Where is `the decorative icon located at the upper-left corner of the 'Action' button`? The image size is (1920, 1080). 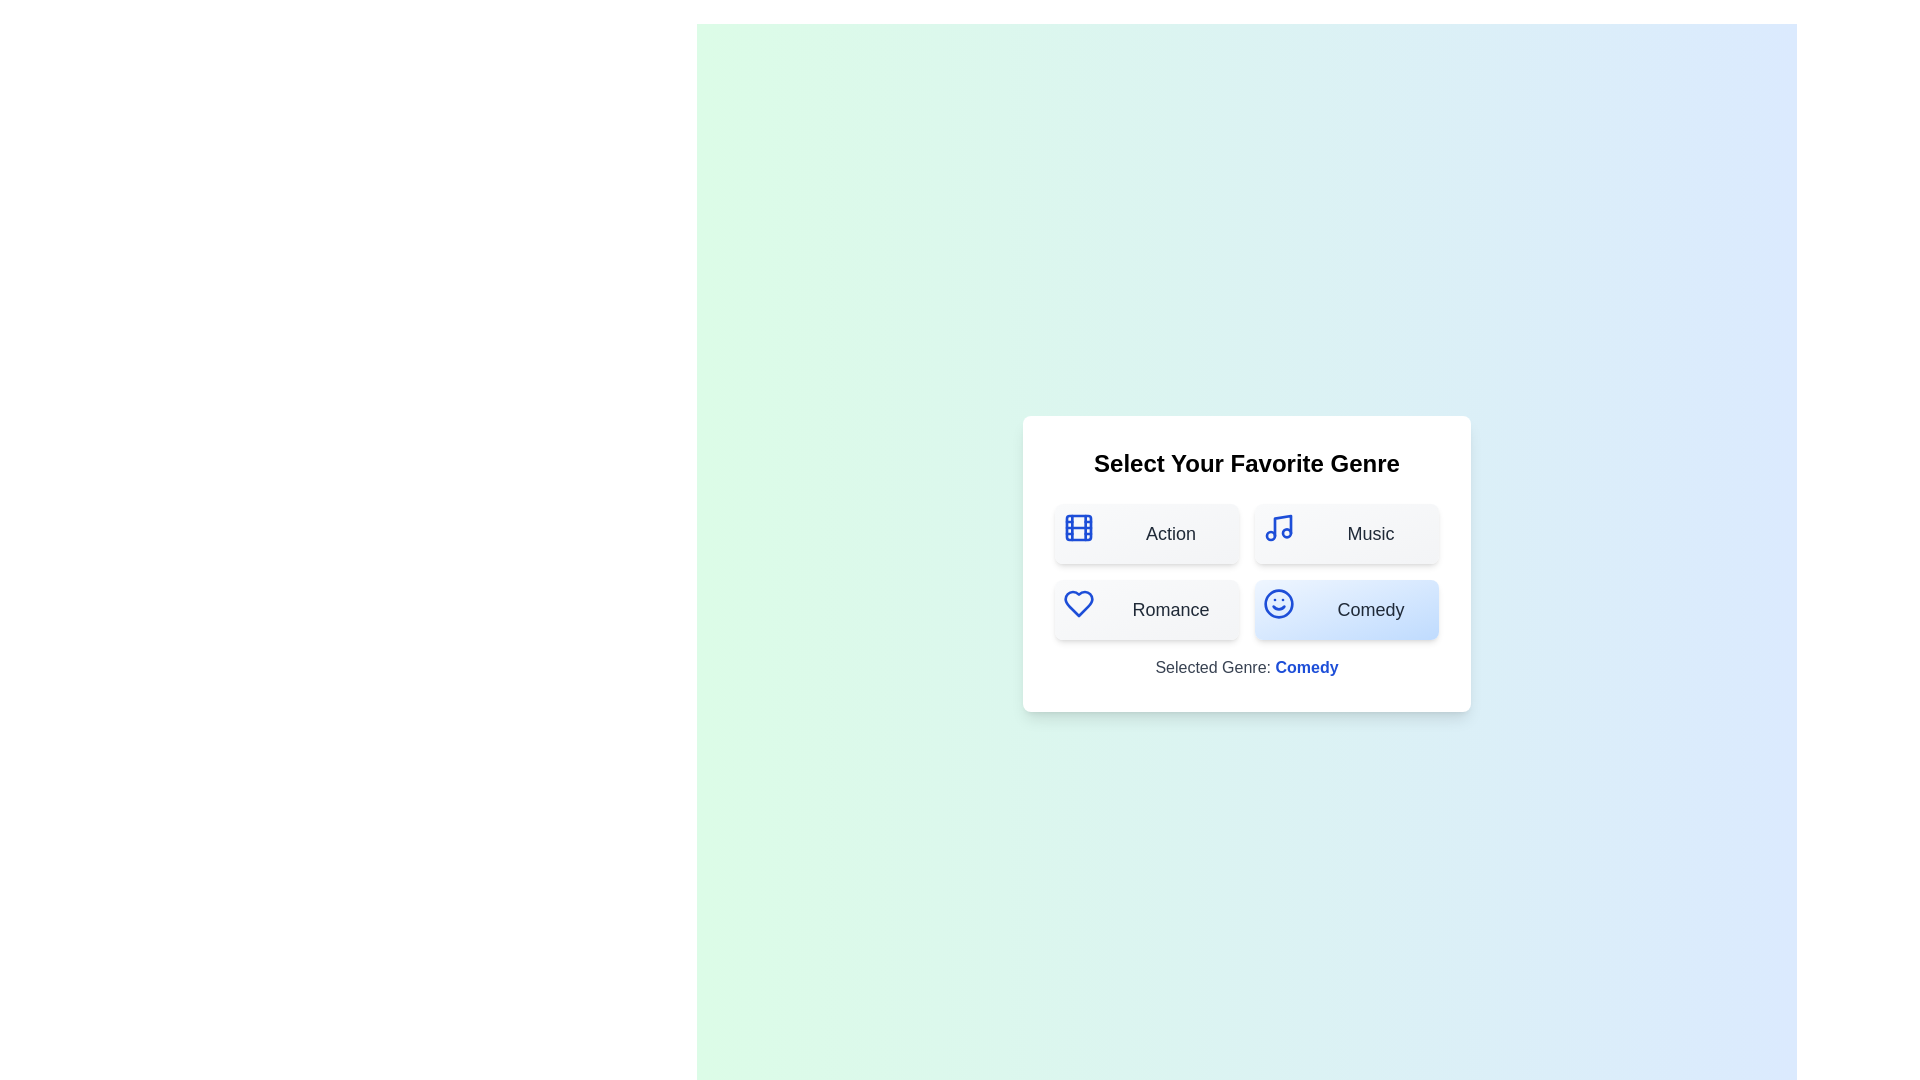
the decorative icon located at the upper-left corner of the 'Action' button is located at coordinates (1078, 527).